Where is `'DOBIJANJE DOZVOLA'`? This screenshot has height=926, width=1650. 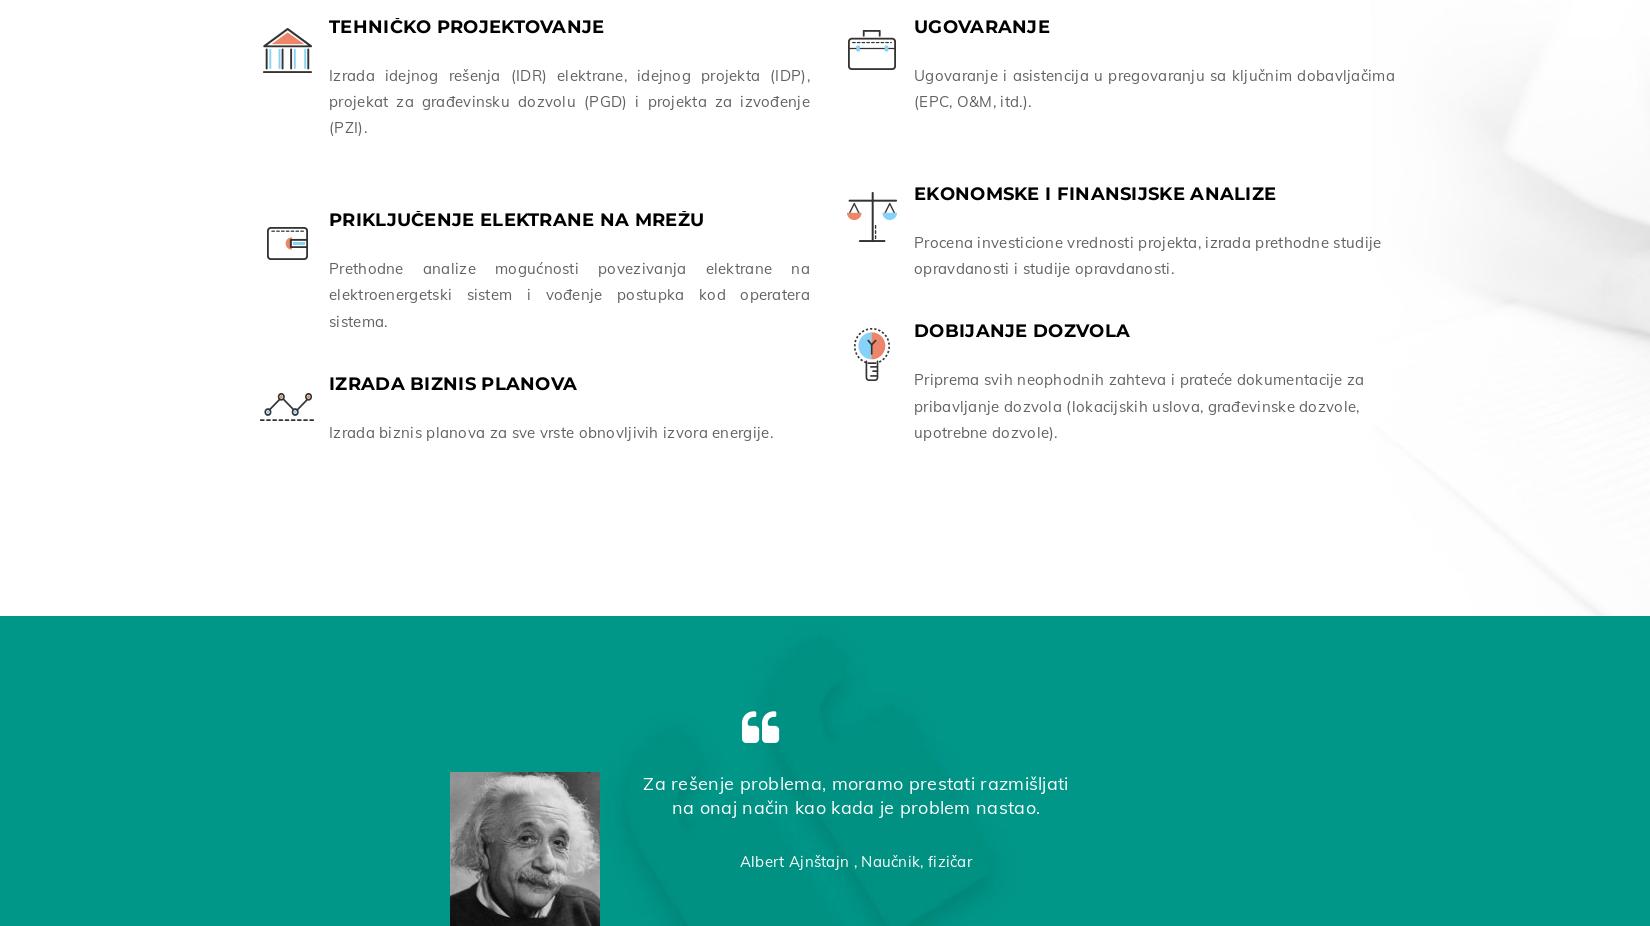 'DOBIJANJE DOZVOLA' is located at coordinates (1022, 326).